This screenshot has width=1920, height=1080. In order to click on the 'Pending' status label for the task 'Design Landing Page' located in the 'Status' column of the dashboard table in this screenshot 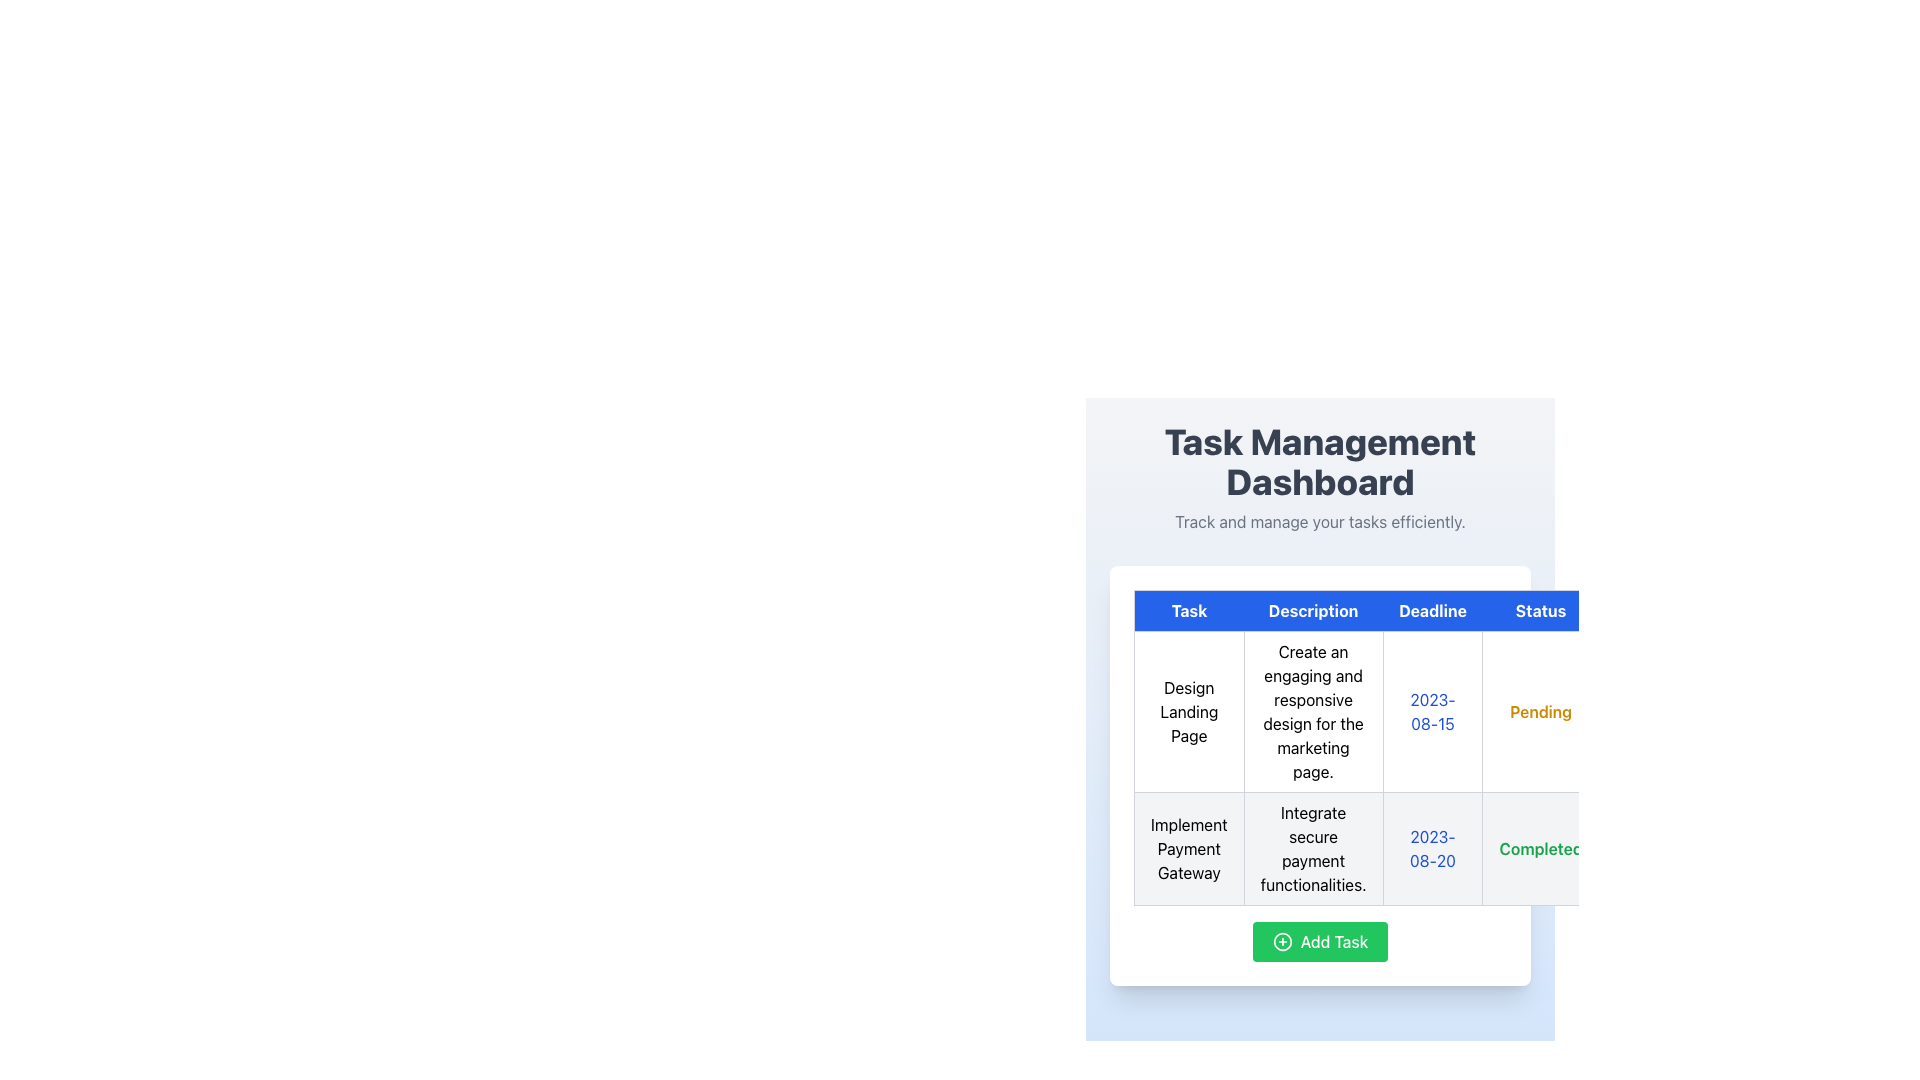, I will do `click(1540, 711)`.